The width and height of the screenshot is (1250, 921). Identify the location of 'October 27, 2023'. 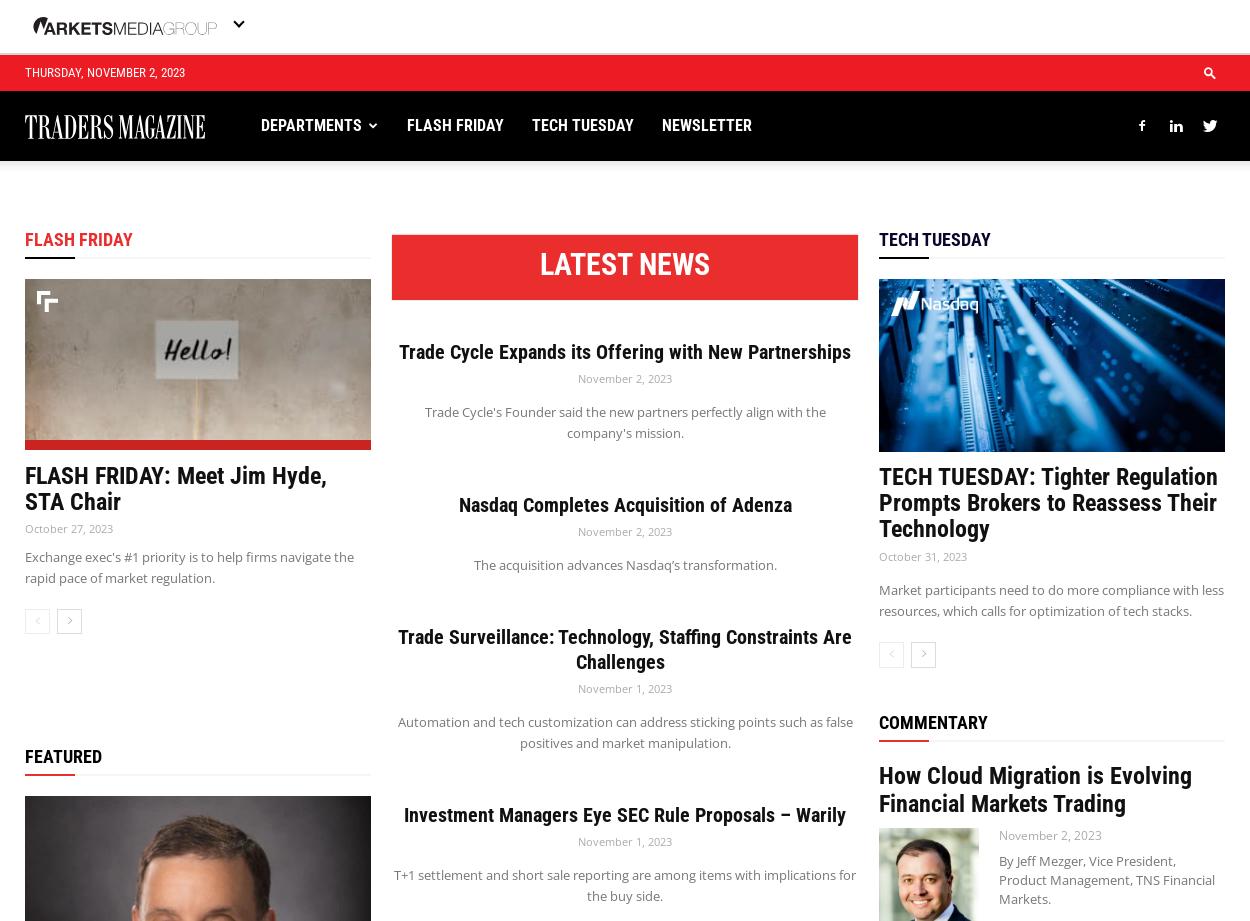
(68, 526).